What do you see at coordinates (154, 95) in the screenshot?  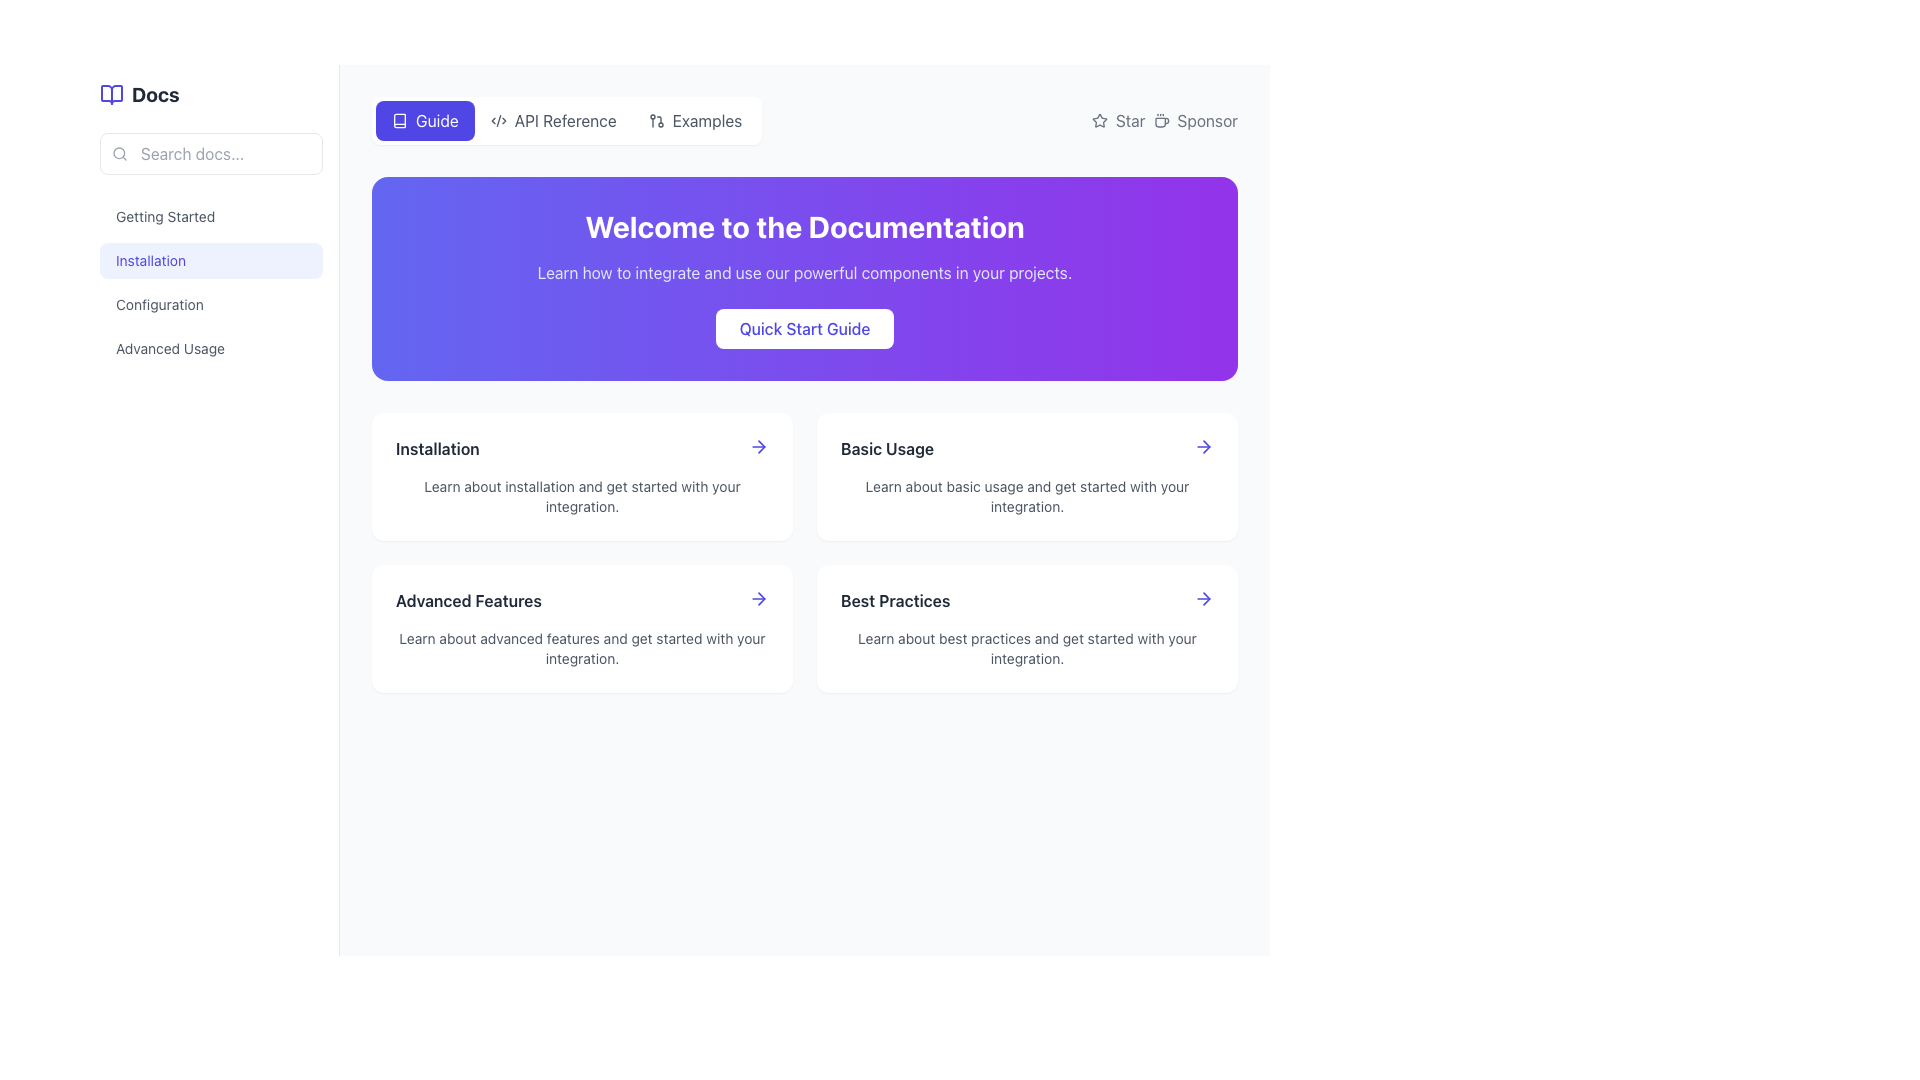 I see `the 'Docs' text label, which is styled in bold, larger size, and dark gray color, located in the top-left corner of the page adjacent to a book-like icon` at bounding box center [154, 95].